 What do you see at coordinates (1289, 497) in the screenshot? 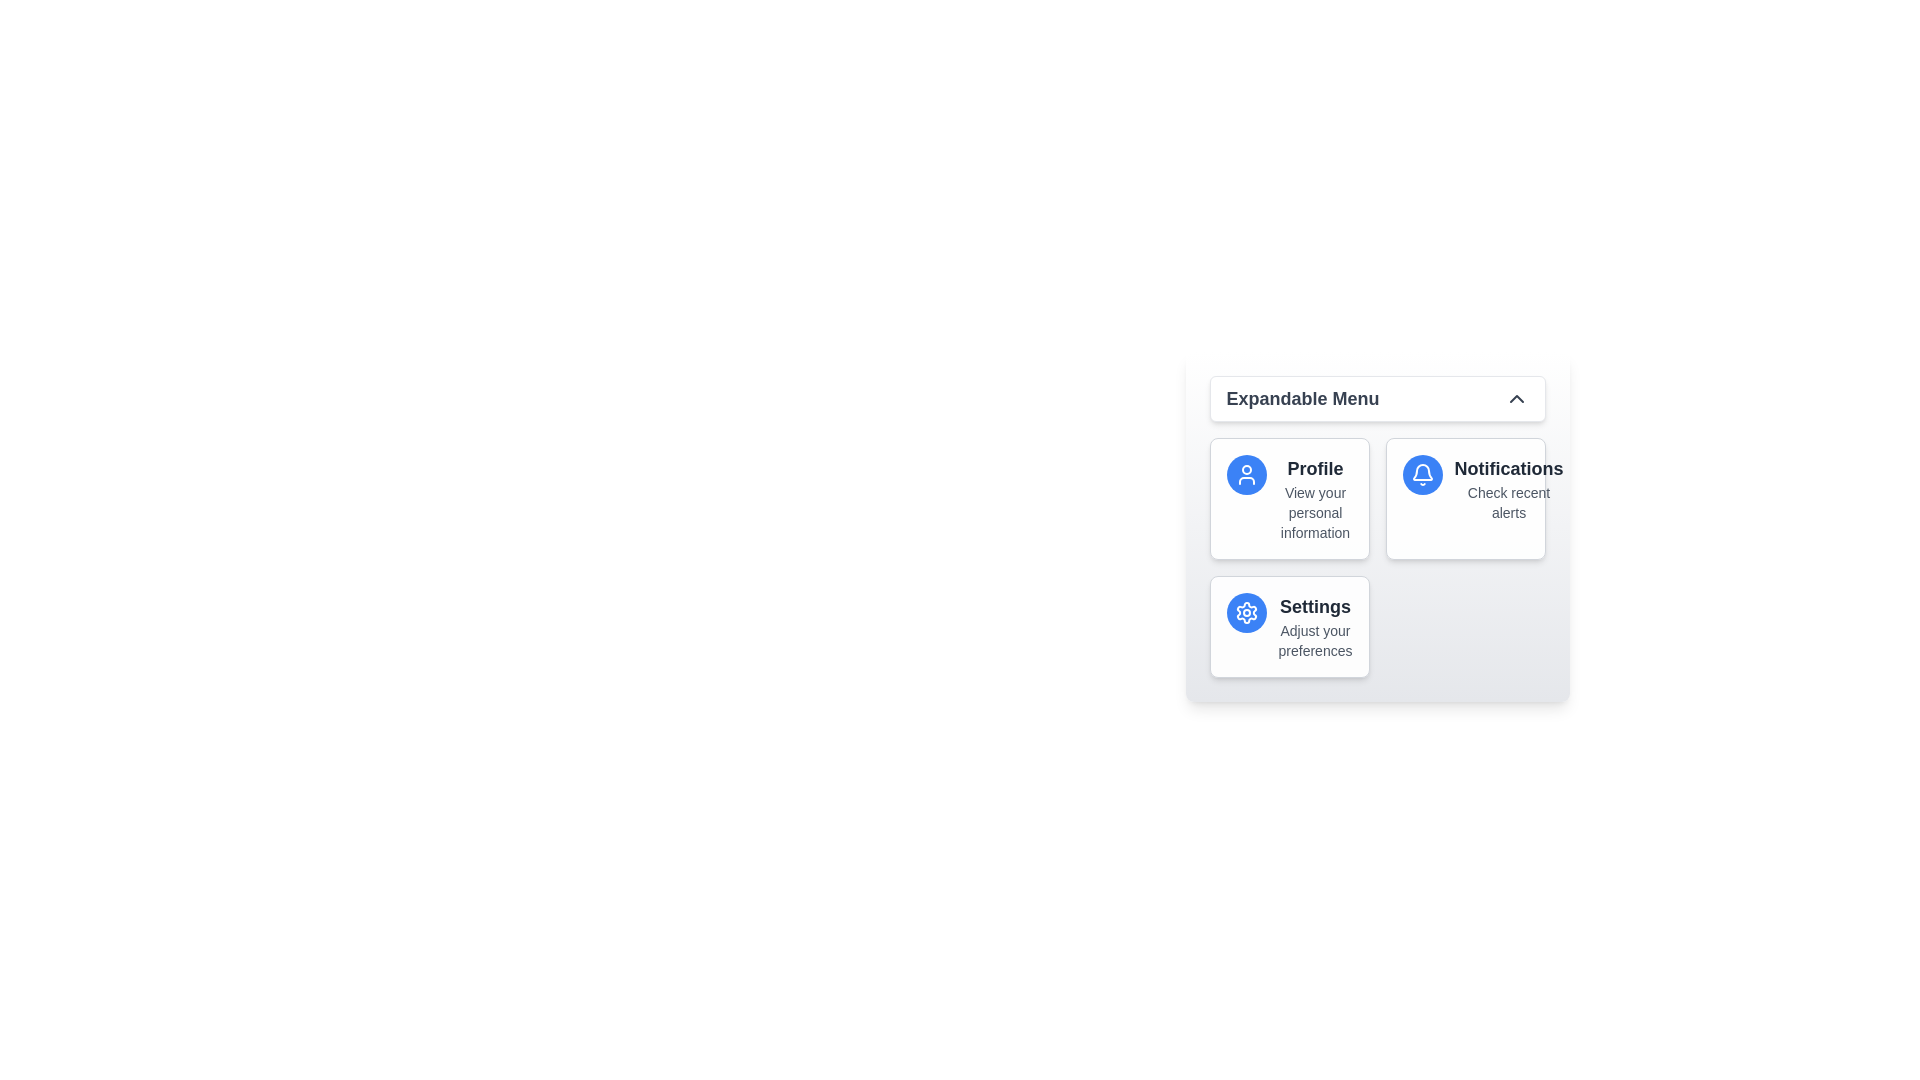
I see `the menu item labeled Profile` at bounding box center [1289, 497].